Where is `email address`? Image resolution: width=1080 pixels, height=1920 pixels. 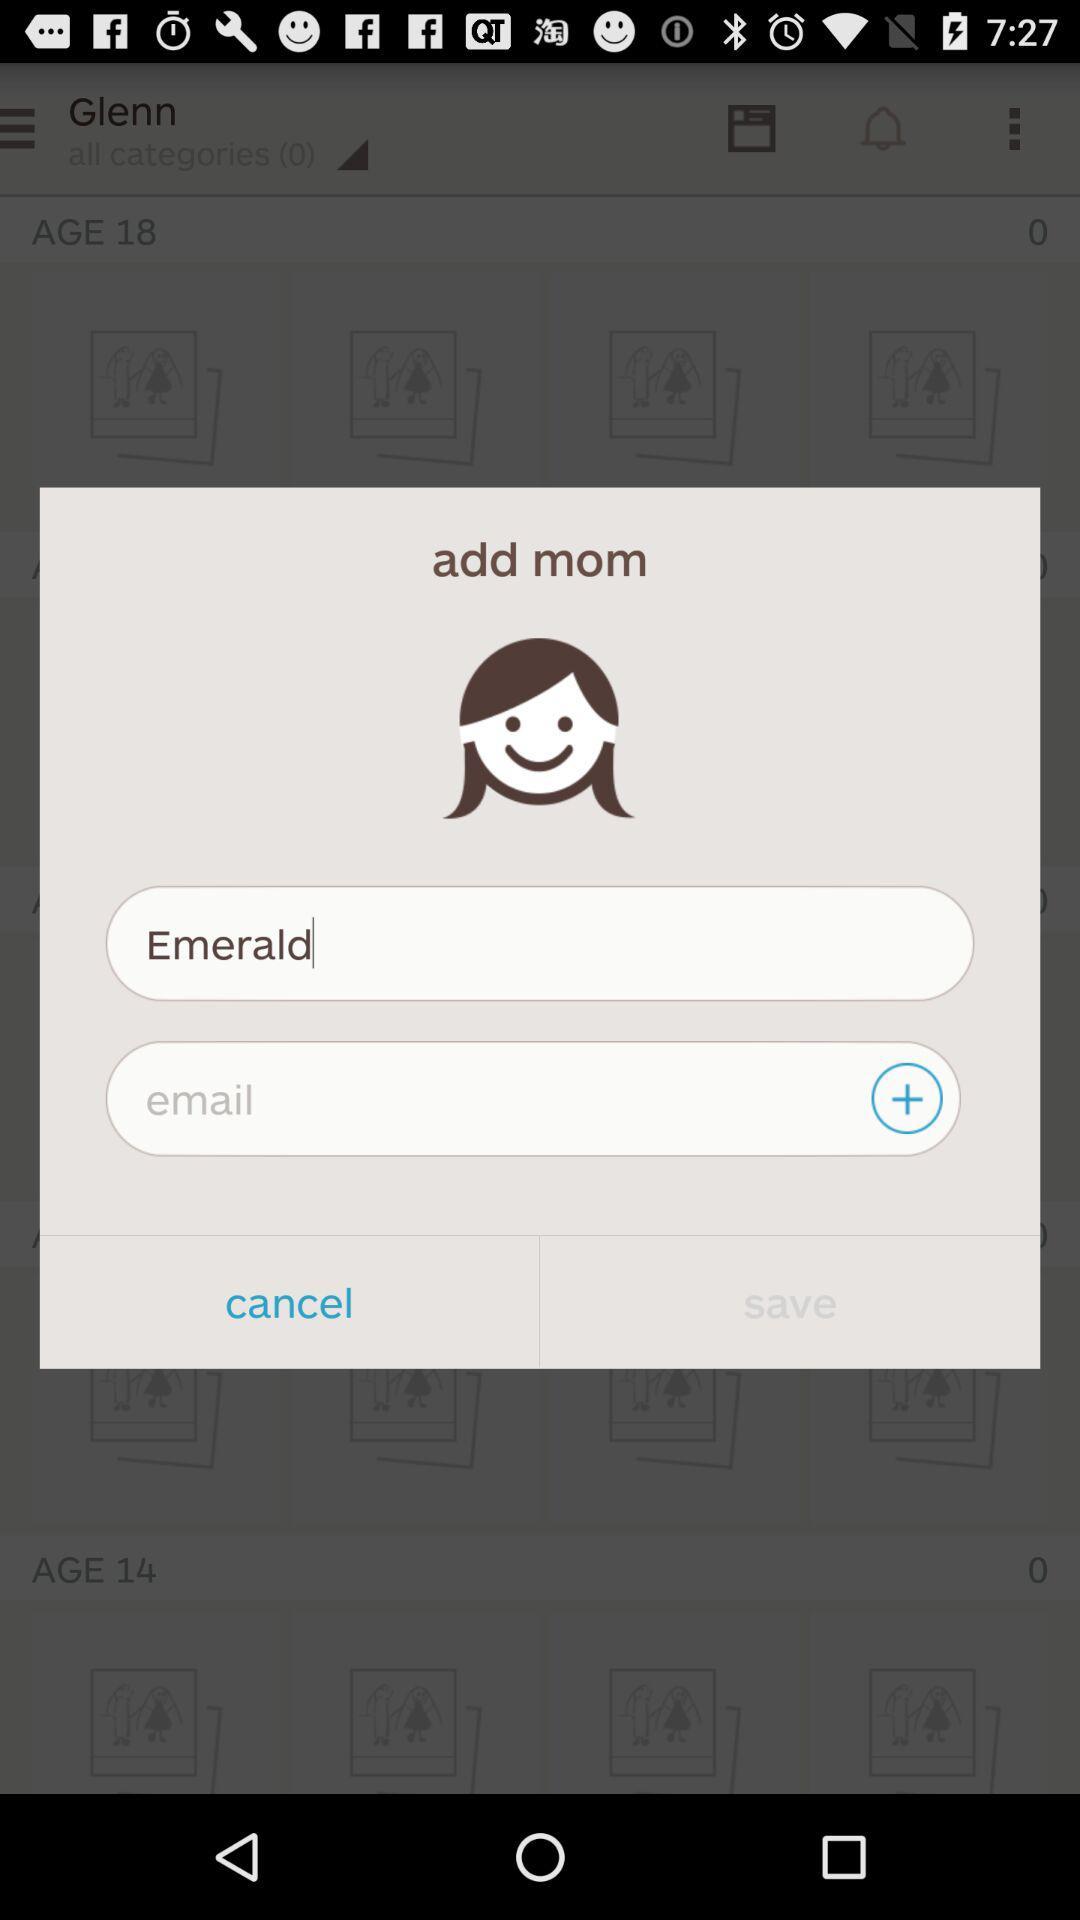
email address is located at coordinates (909, 1097).